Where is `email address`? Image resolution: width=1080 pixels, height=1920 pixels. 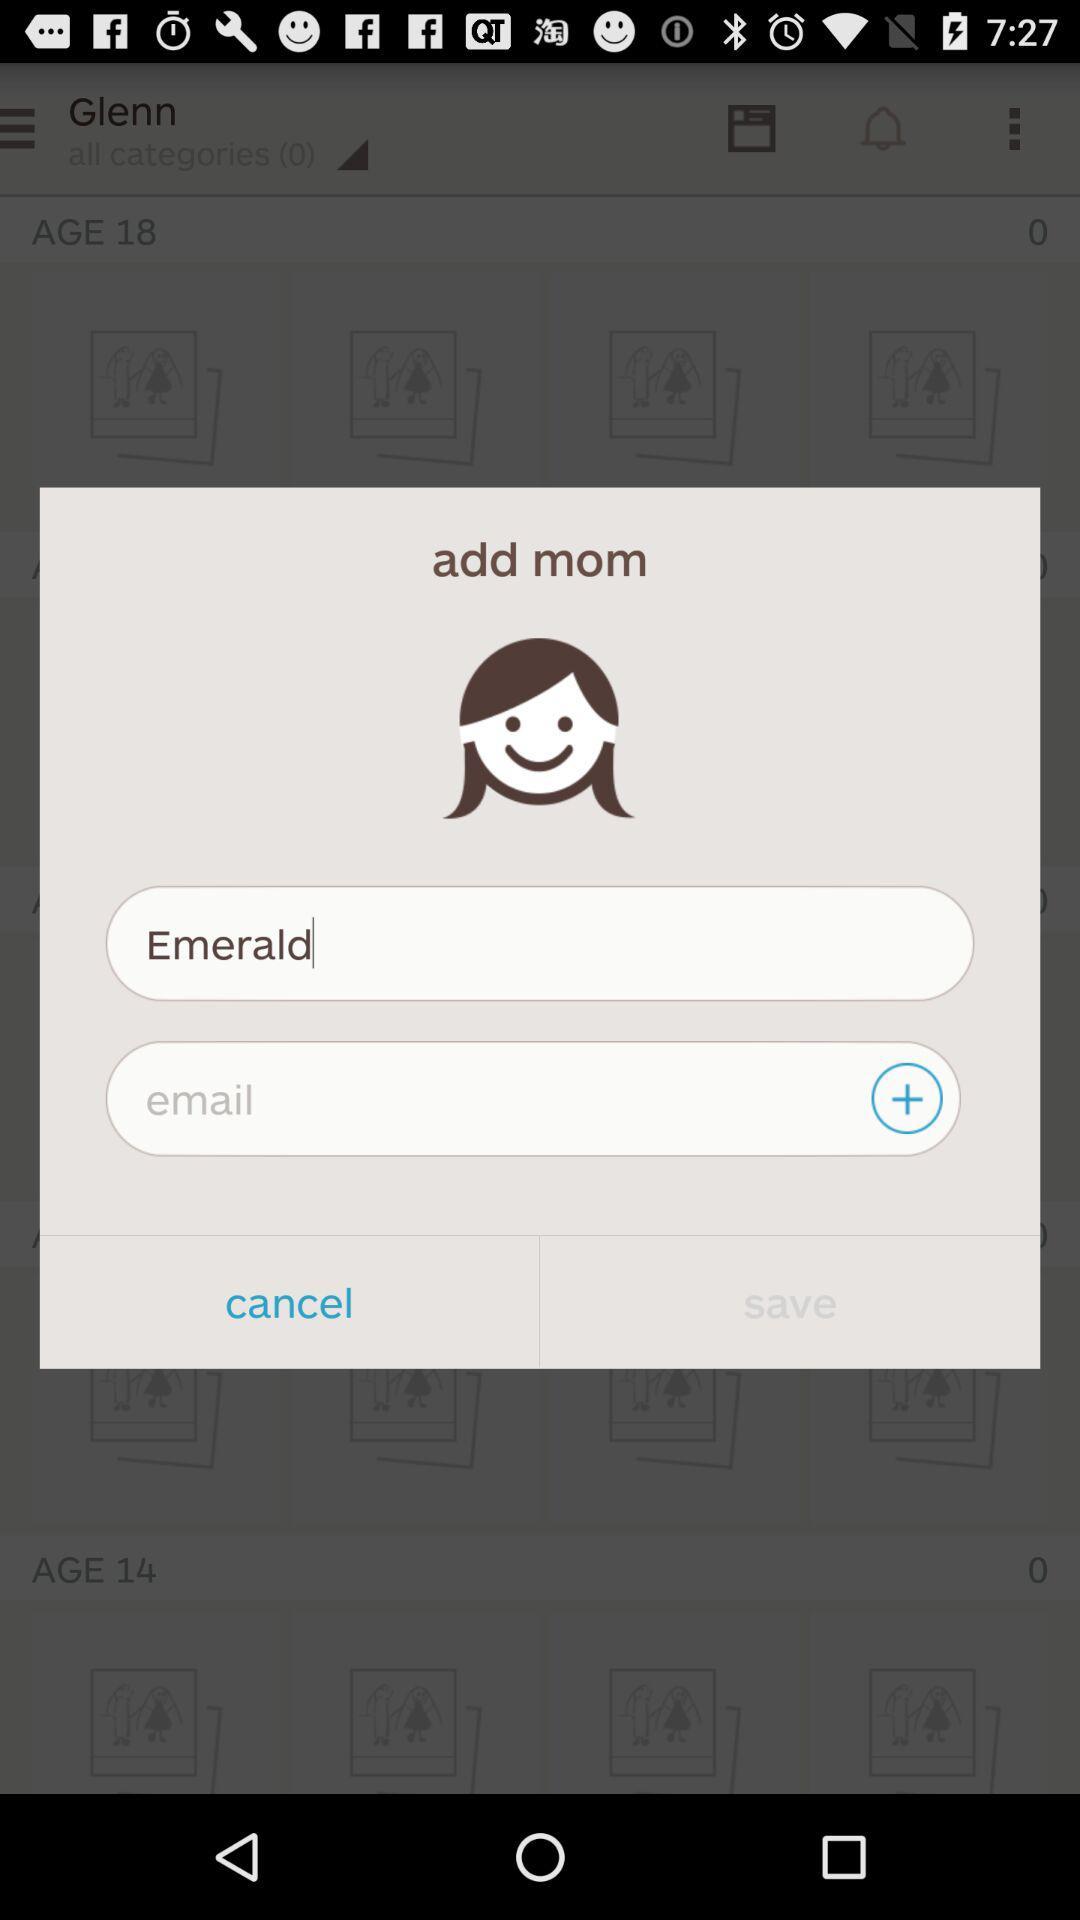
email address is located at coordinates (909, 1097).